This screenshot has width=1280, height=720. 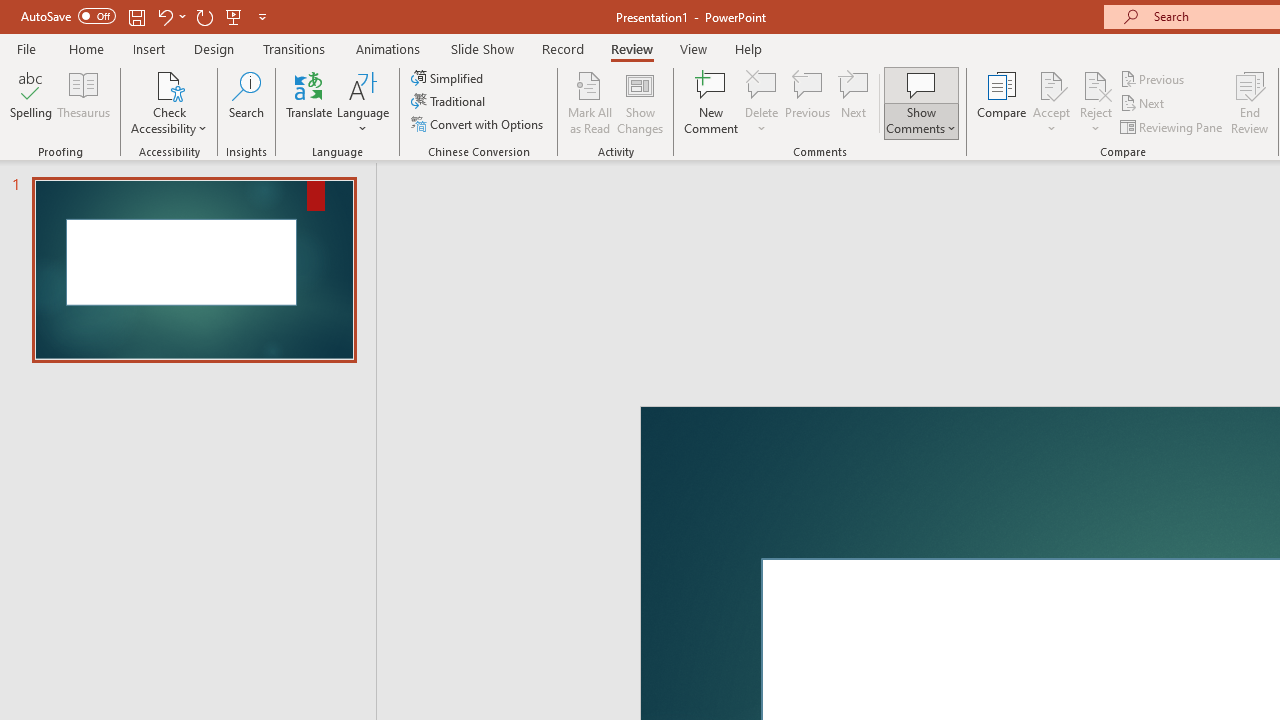 What do you see at coordinates (308, 103) in the screenshot?
I see `'Translate'` at bounding box center [308, 103].